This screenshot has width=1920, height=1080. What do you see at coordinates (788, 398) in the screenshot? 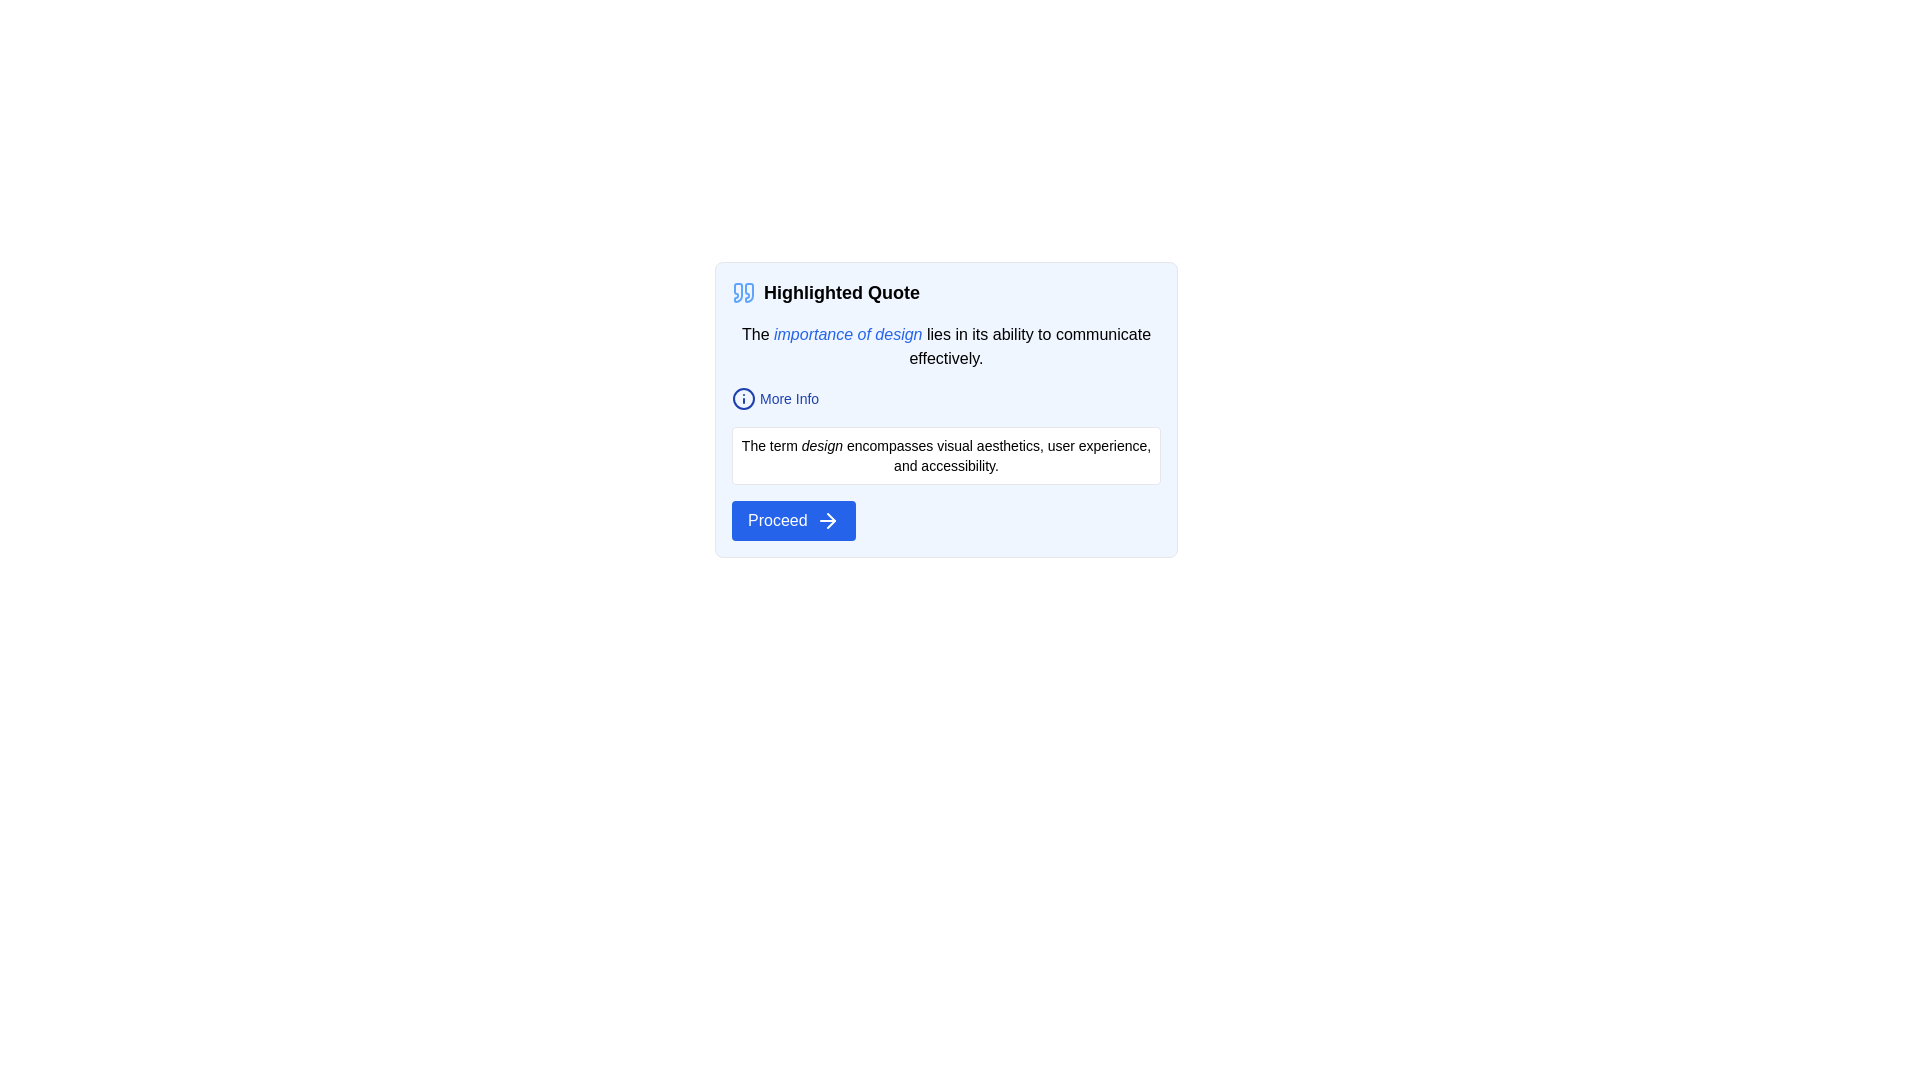
I see `the 'More Info' text label, which is styled as a link in blue` at bounding box center [788, 398].